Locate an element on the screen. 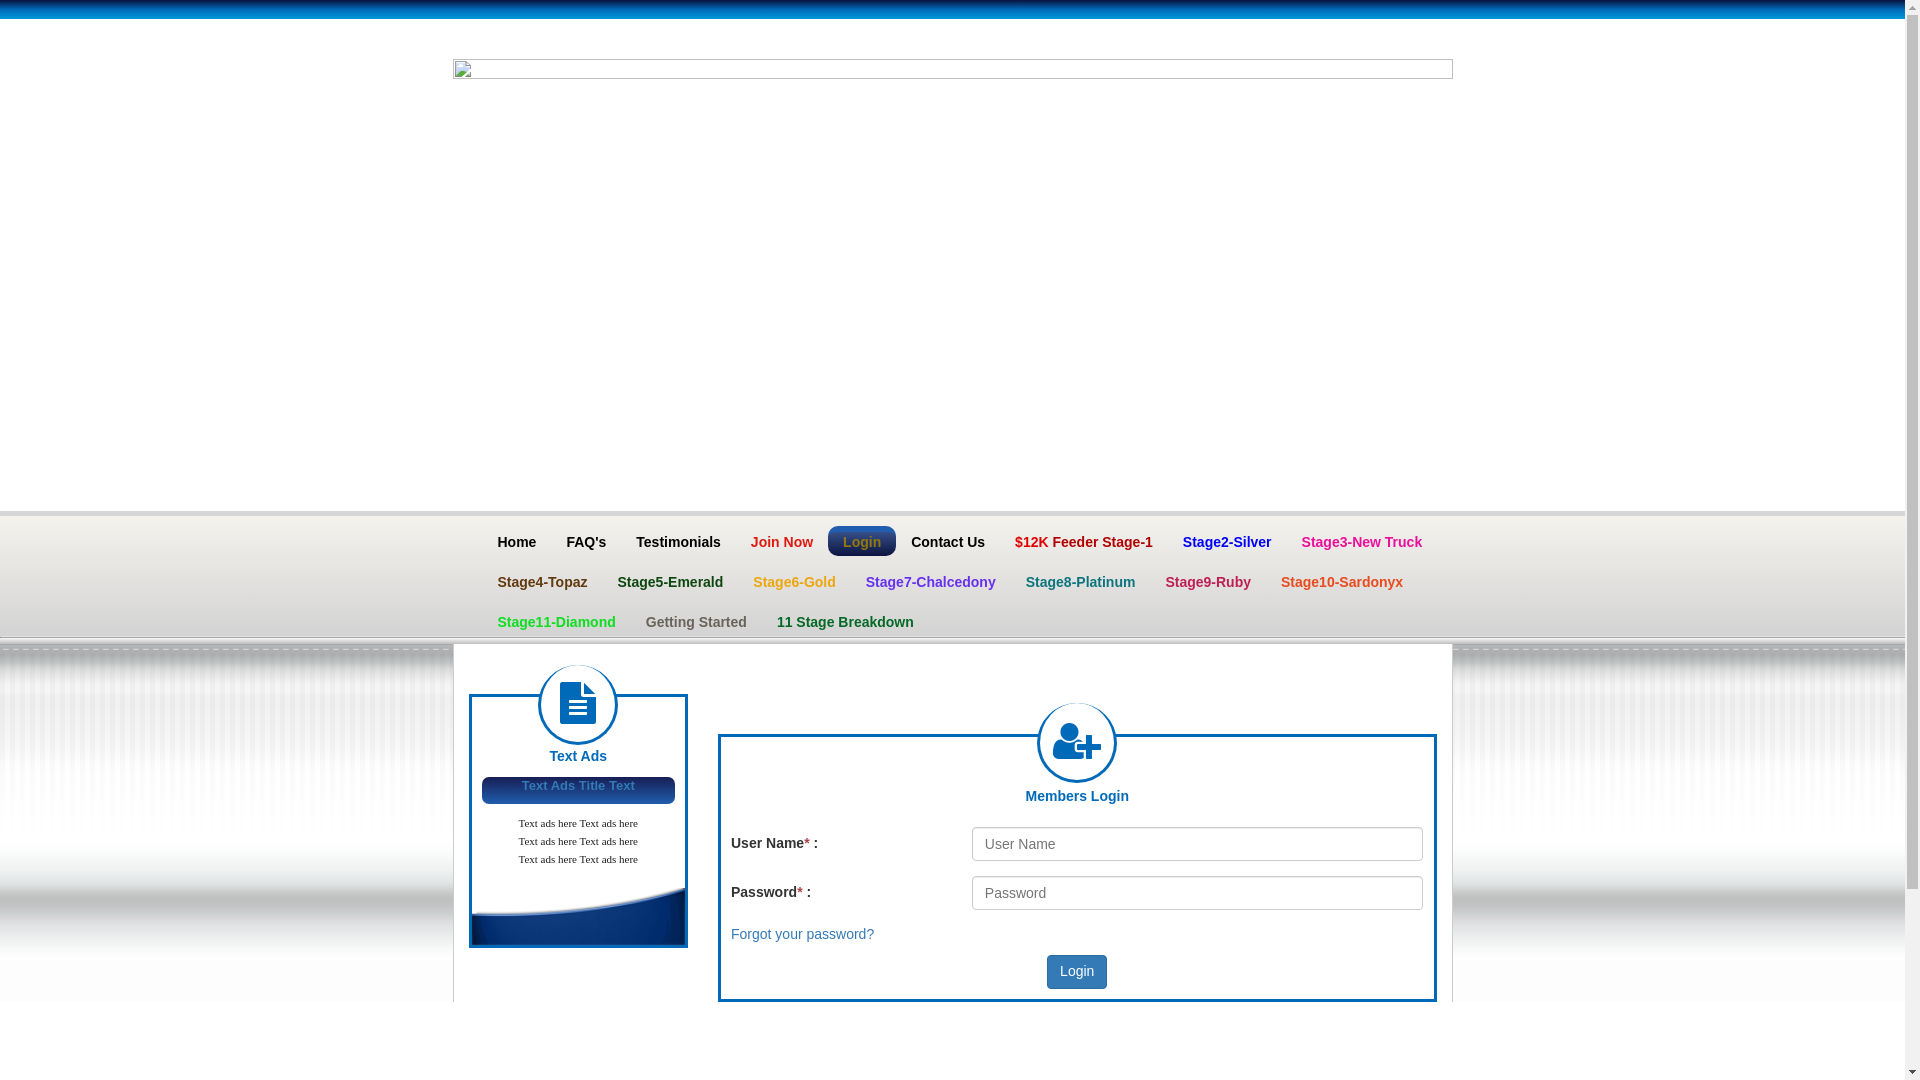 The height and width of the screenshot is (1080, 1920). 'Forgot your password?' is located at coordinates (802, 933).